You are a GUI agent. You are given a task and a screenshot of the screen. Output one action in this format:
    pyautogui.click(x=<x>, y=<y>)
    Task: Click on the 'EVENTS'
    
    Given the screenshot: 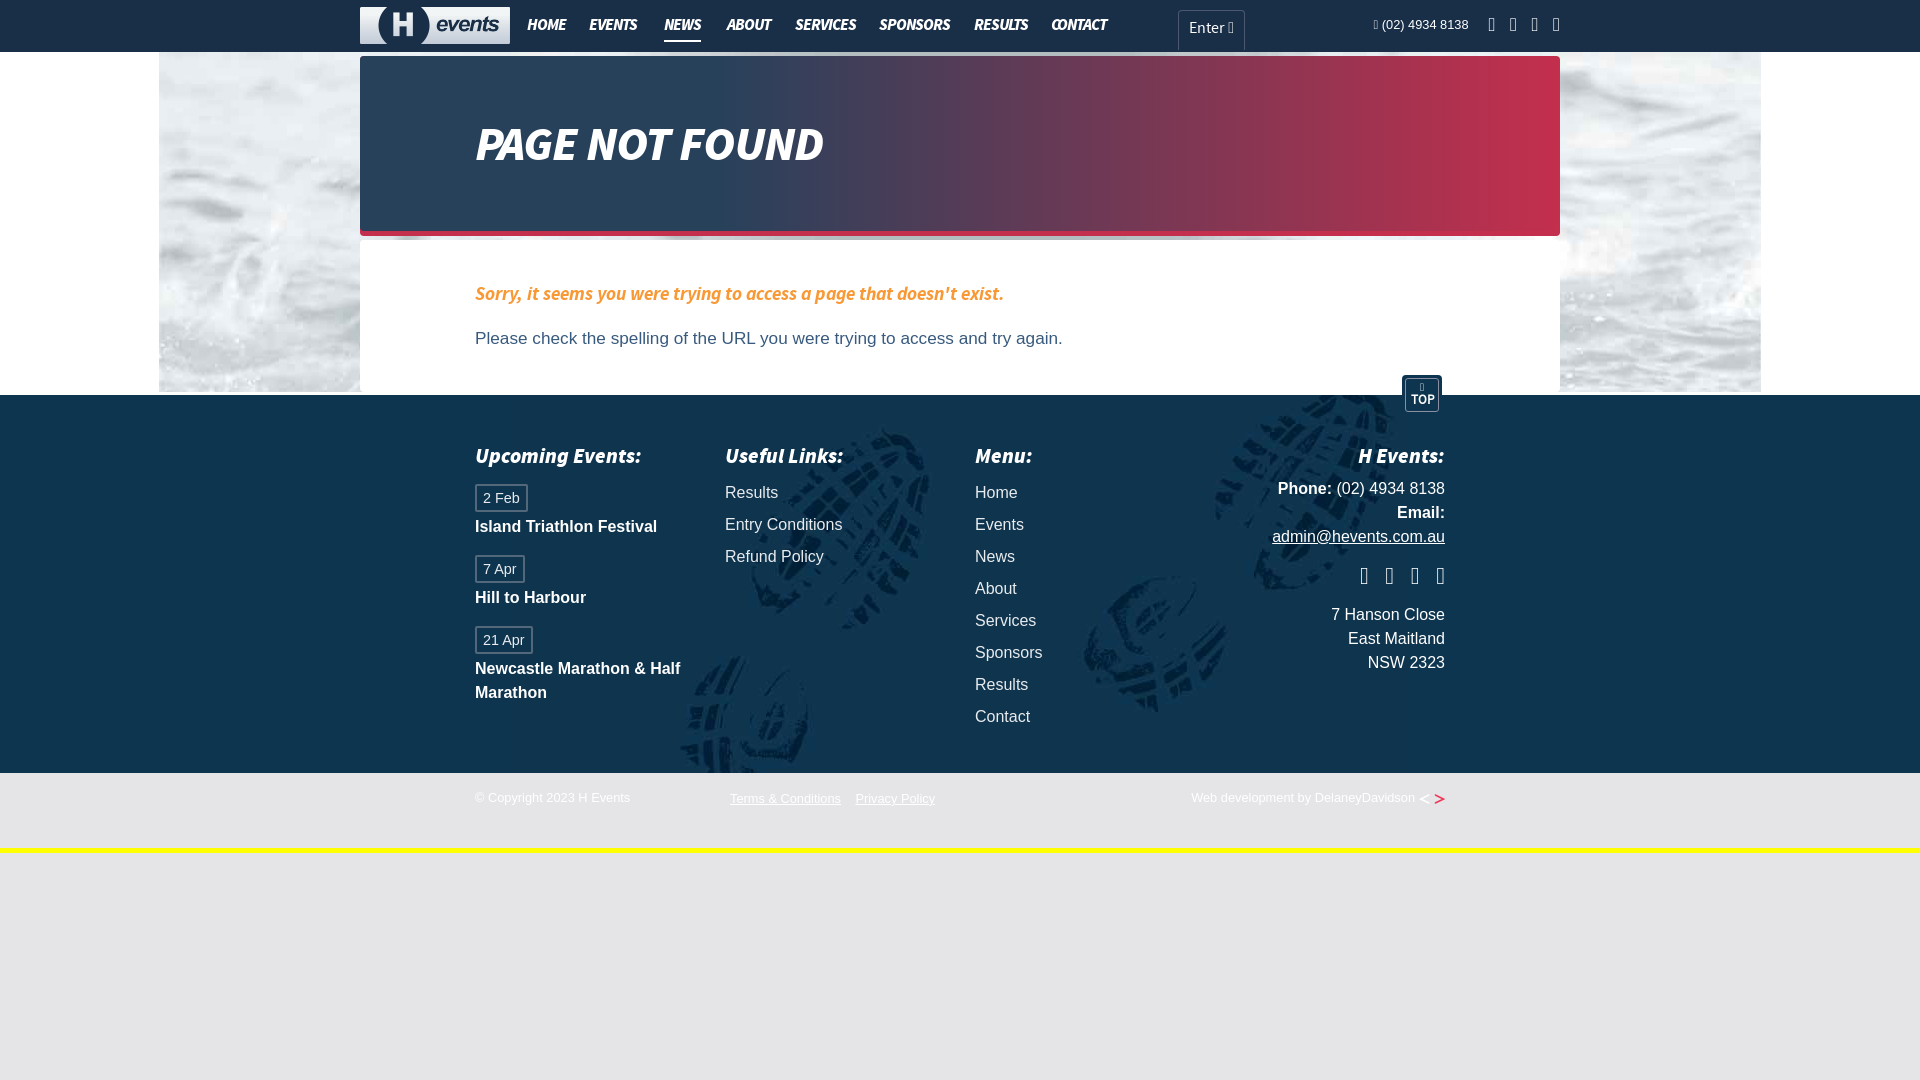 What is the action you would take?
    pyautogui.click(x=612, y=24)
    